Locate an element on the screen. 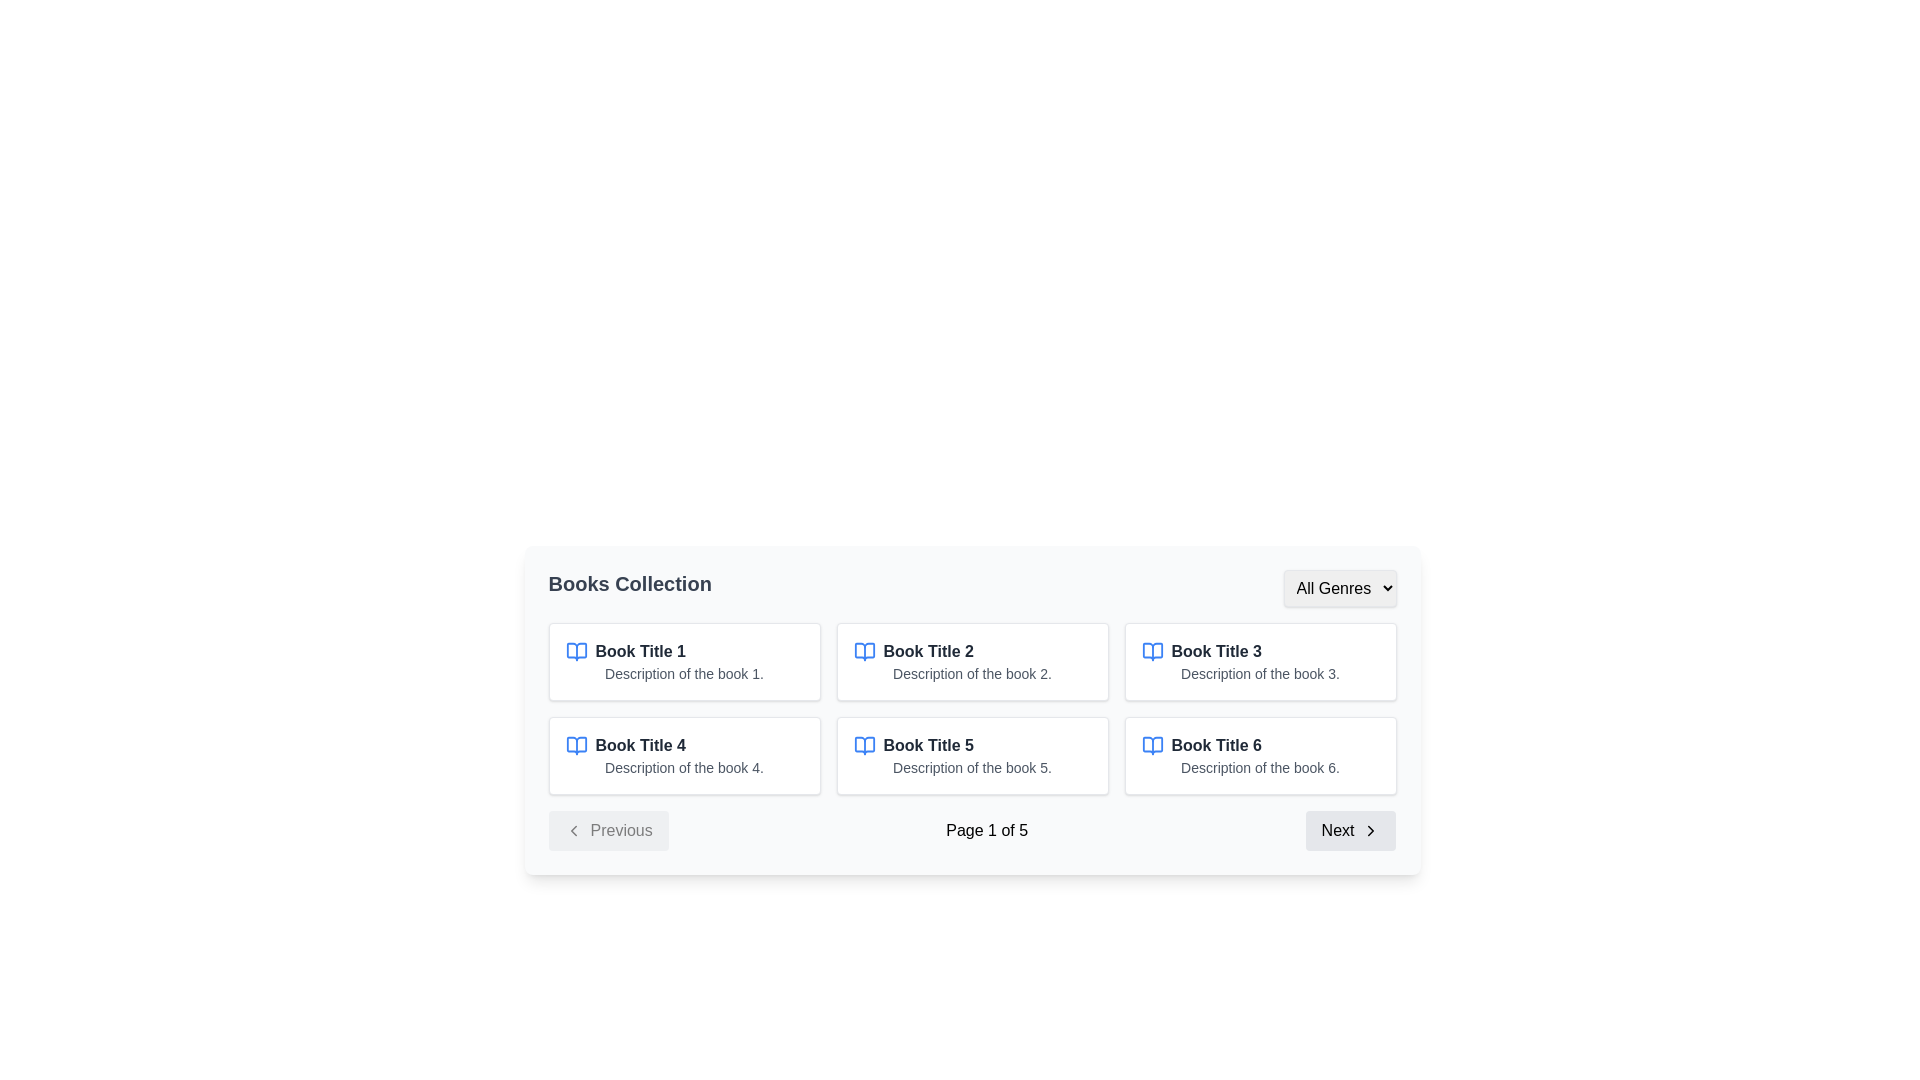  the static text label that displays the current page number, centrally positioned in the navigation footer between the 'Previous' and 'Next' buttons is located at coordinates (987, 830).